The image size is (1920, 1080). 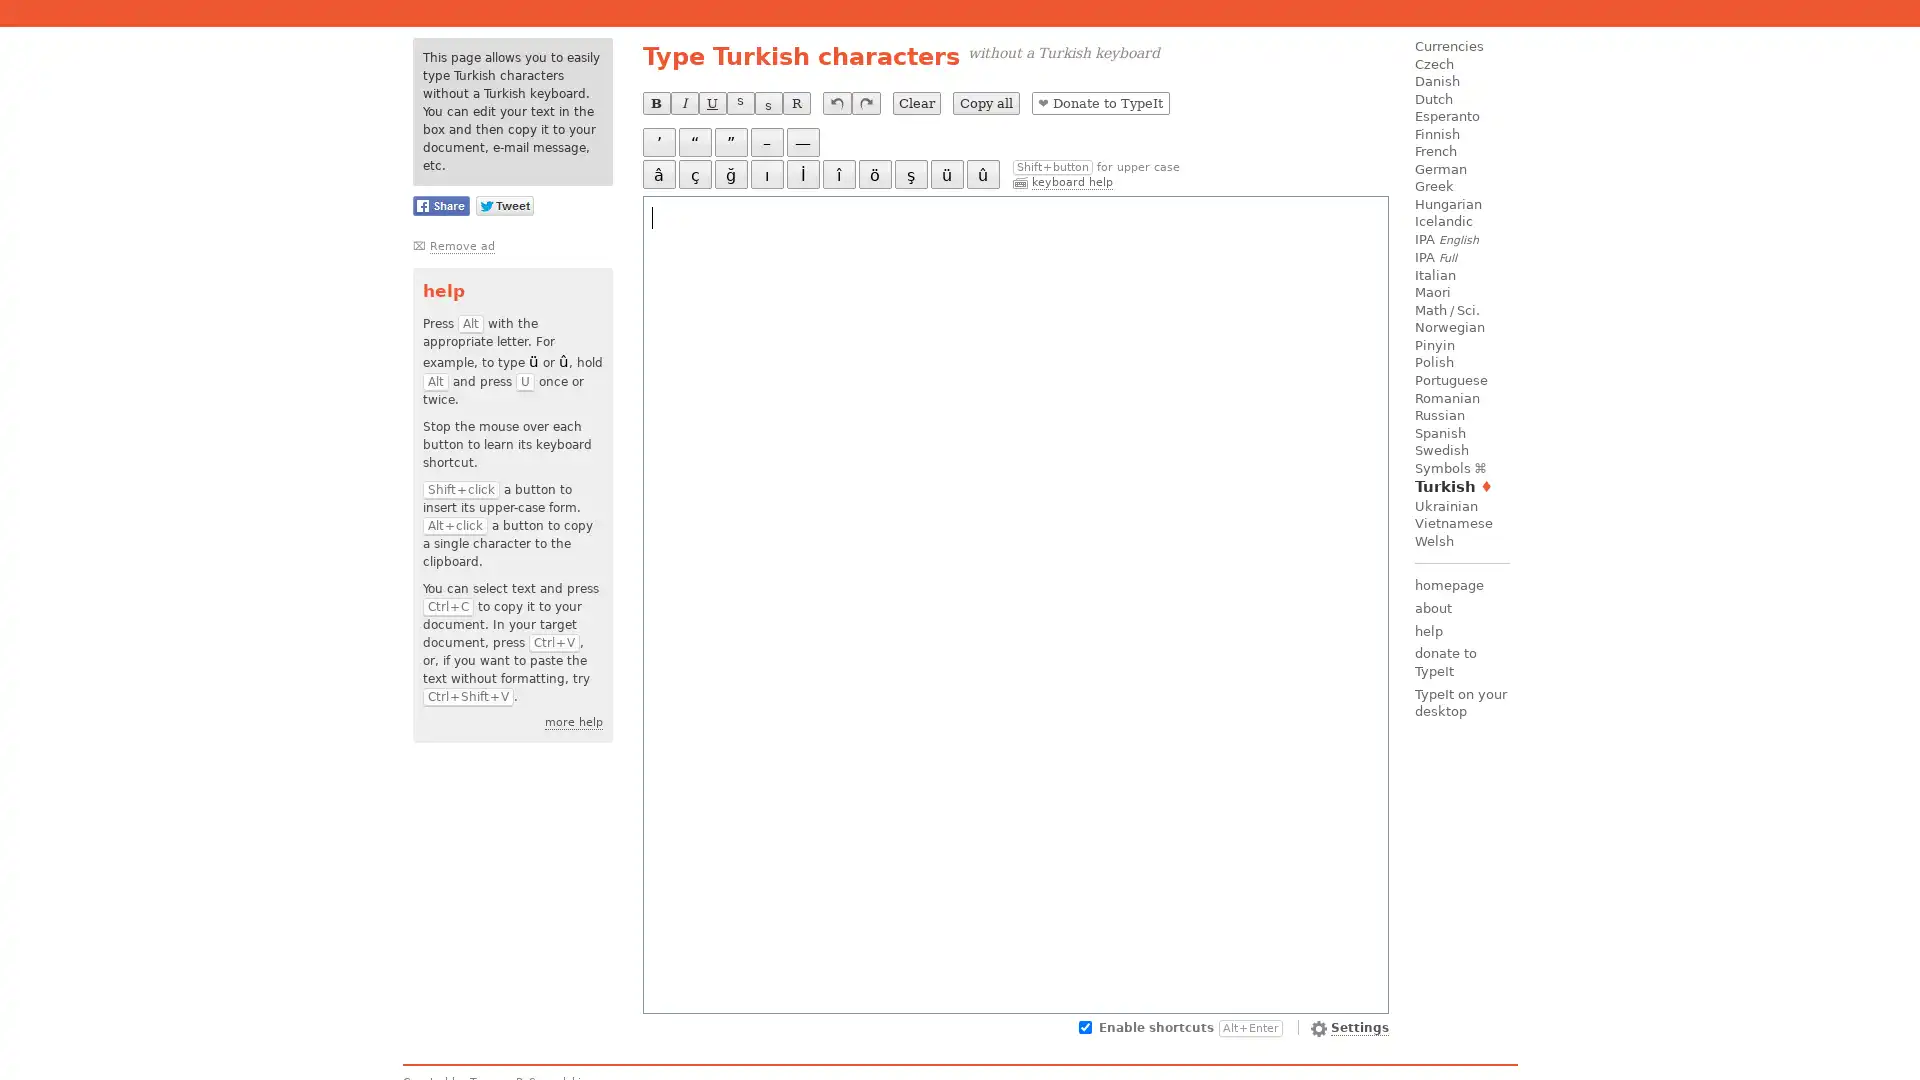 I want to click on I, so click(x=802, y=173).